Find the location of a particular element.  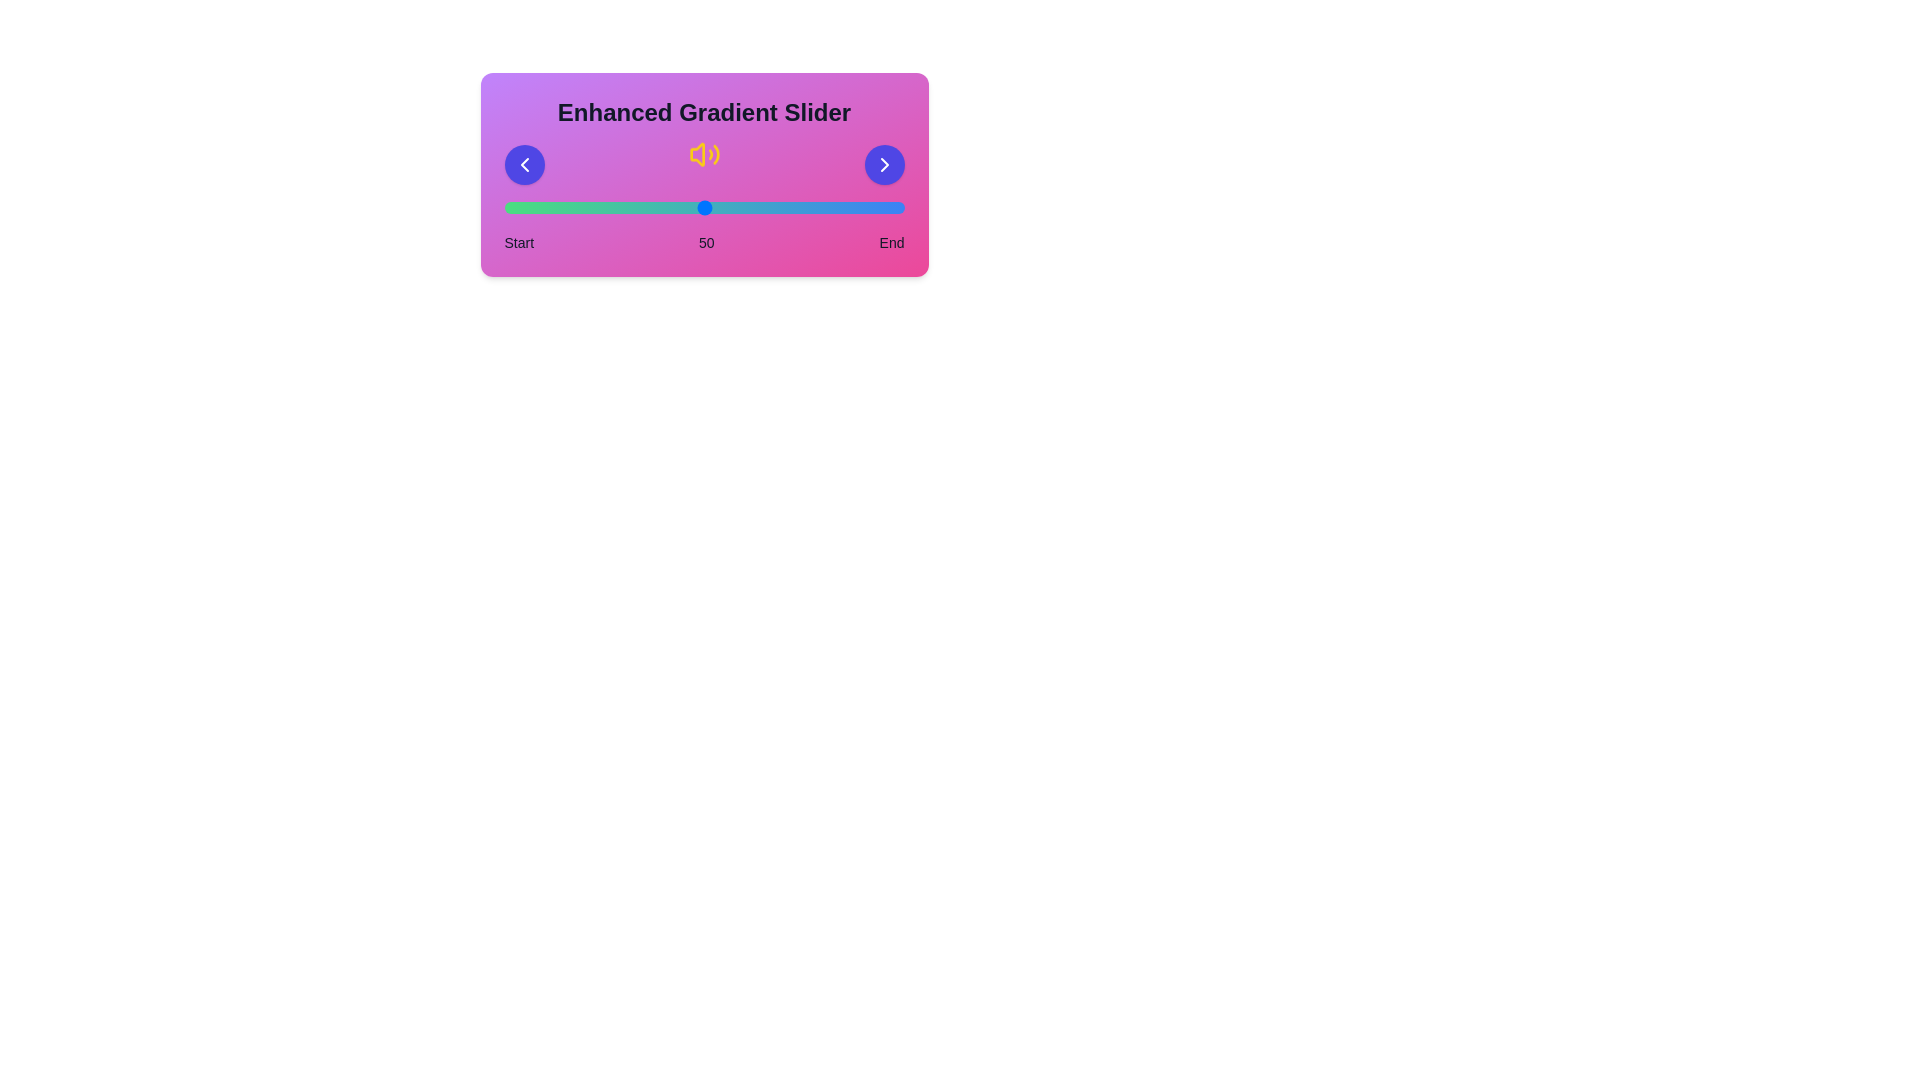

the slider to set the value to 10 is located at coordinates (544, 208).